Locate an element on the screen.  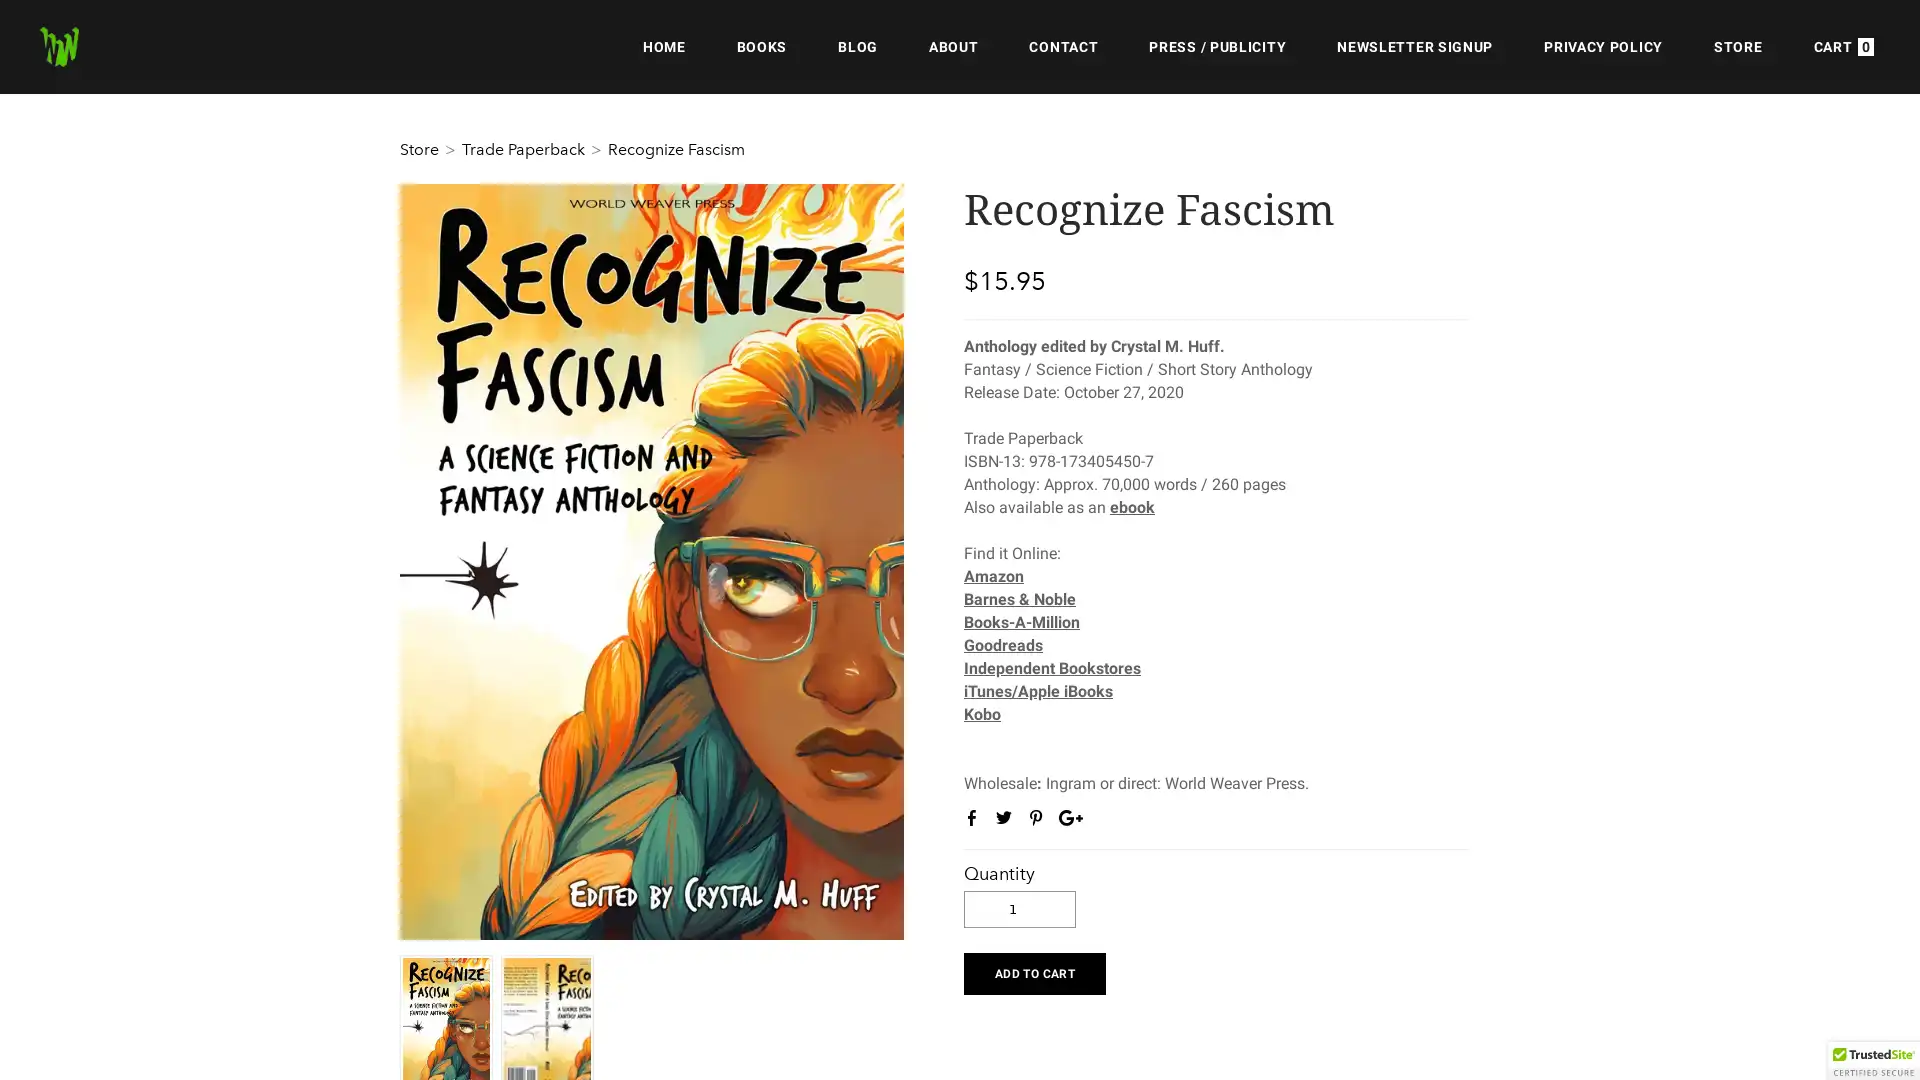
ADD TO CART is located at coordinates (1034, 971).